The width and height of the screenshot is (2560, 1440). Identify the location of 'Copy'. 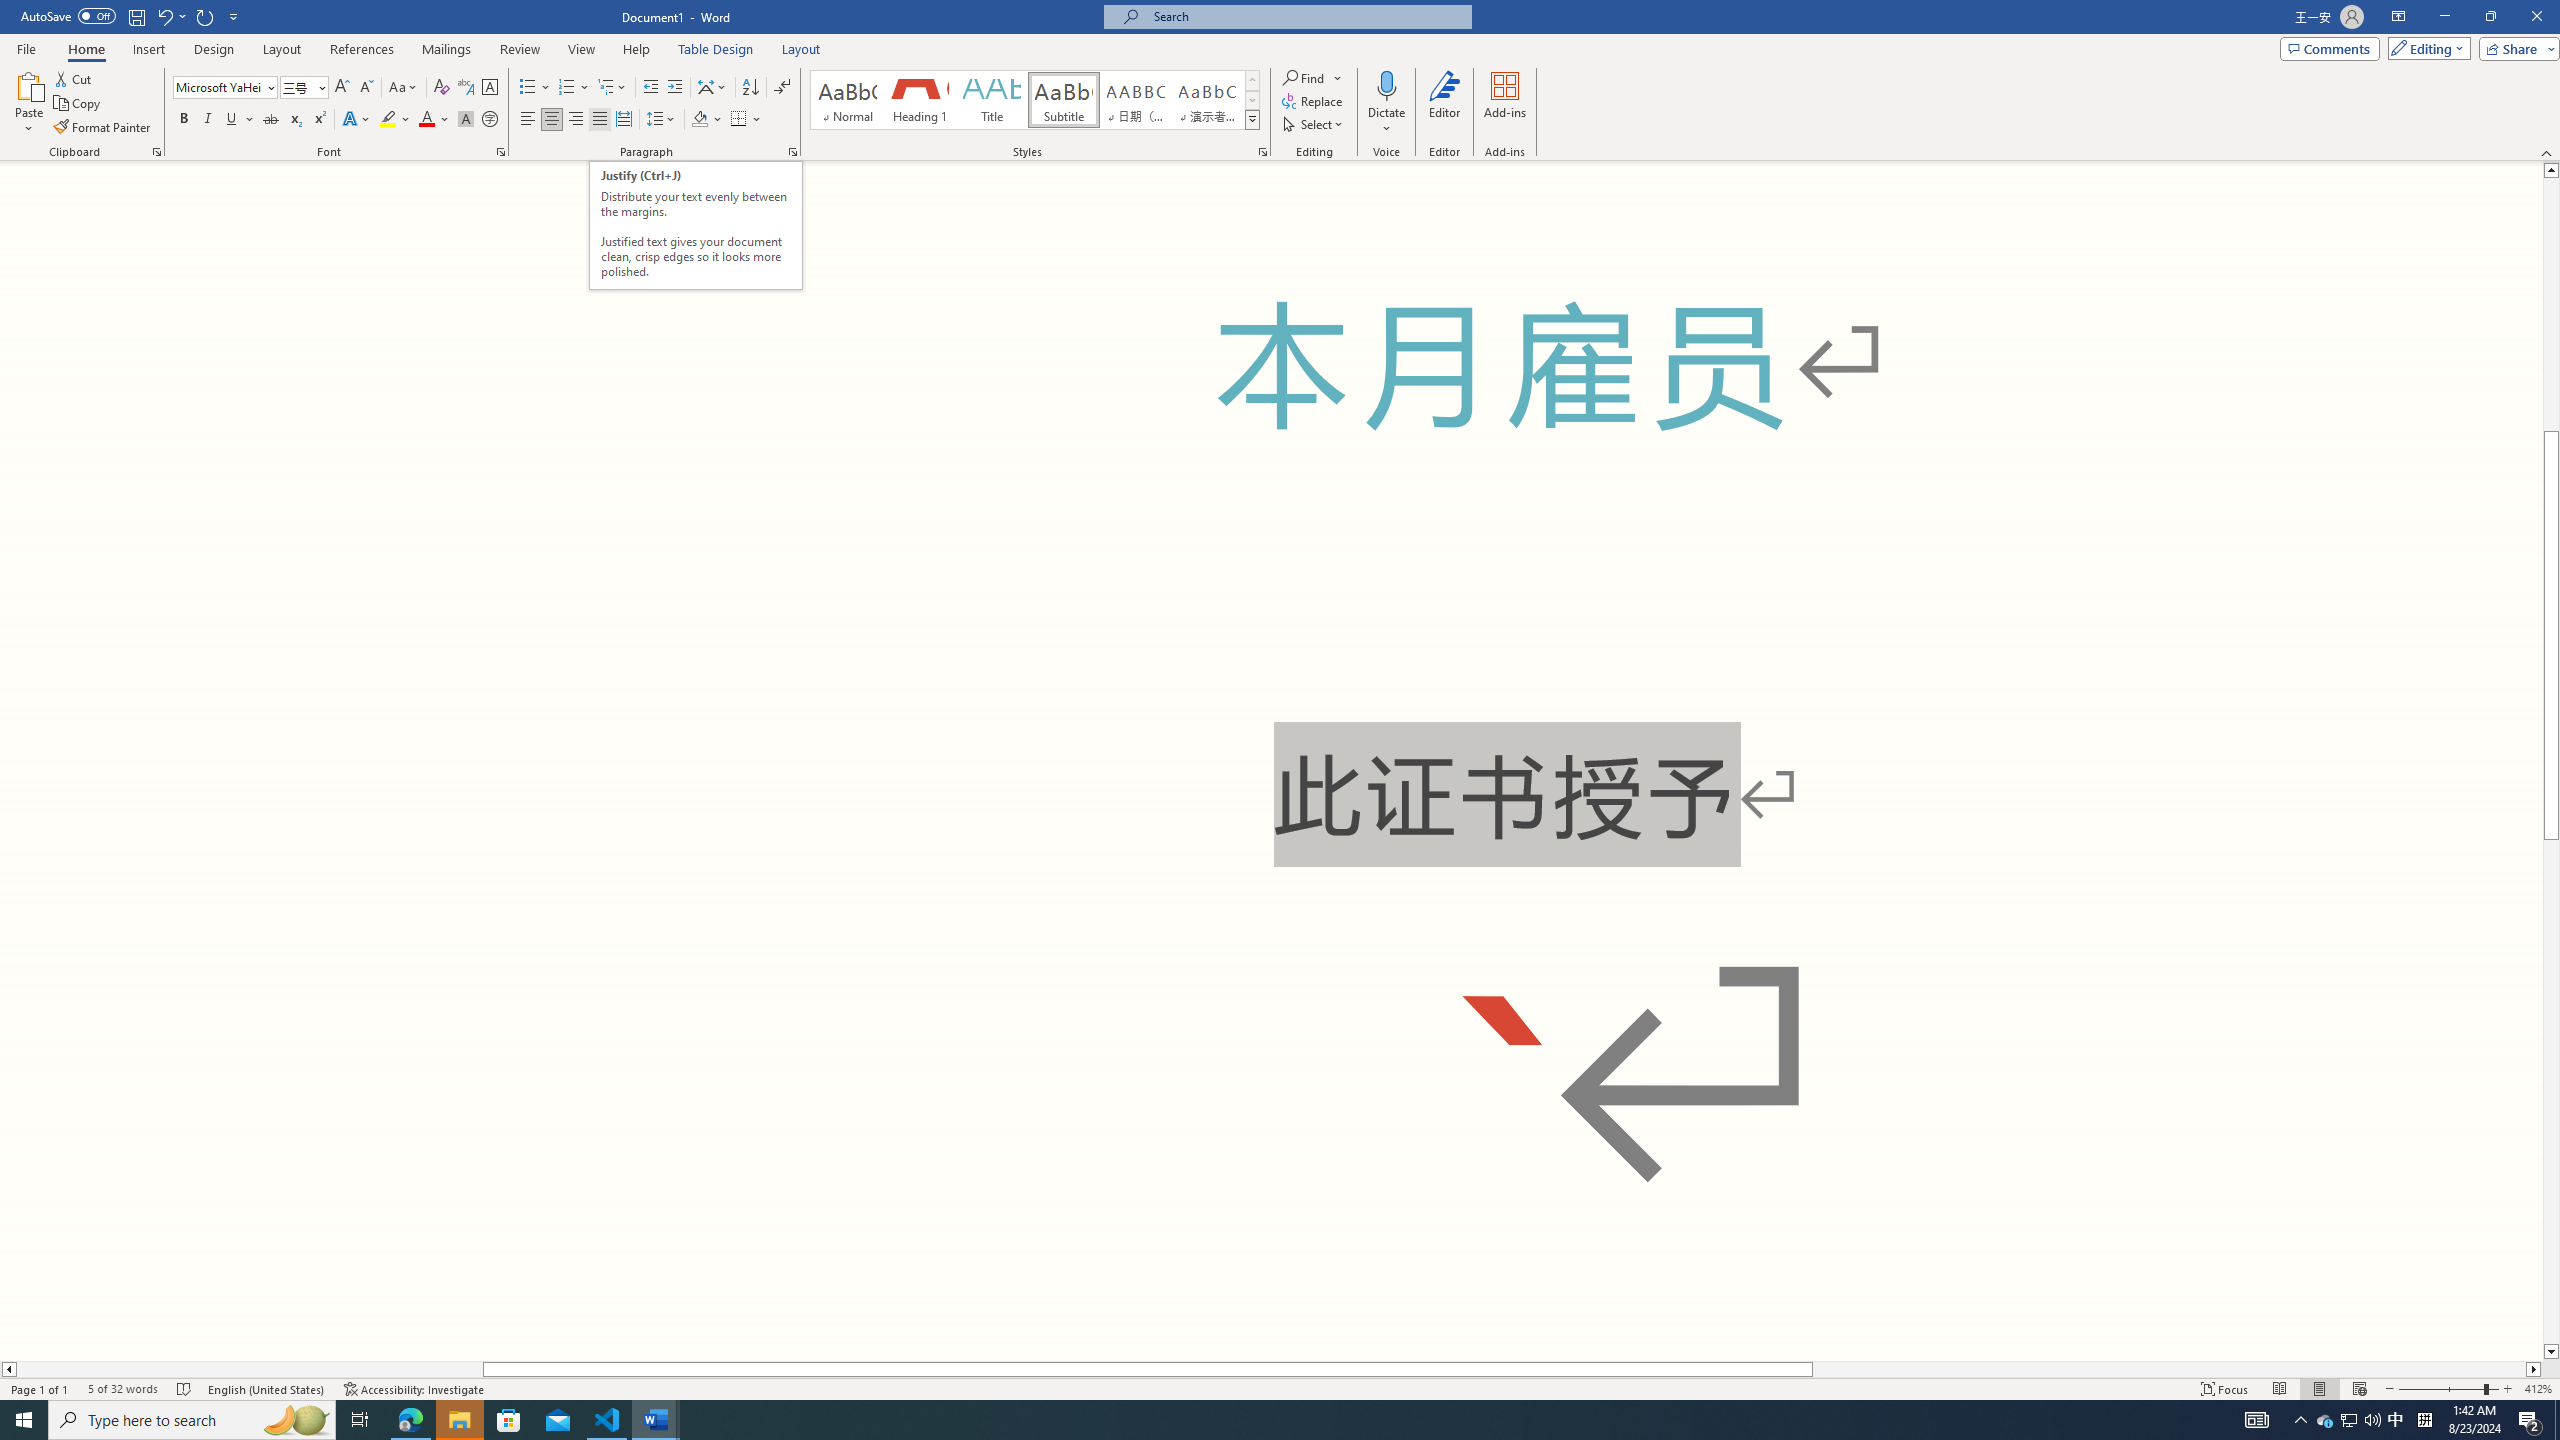
(78, 103).